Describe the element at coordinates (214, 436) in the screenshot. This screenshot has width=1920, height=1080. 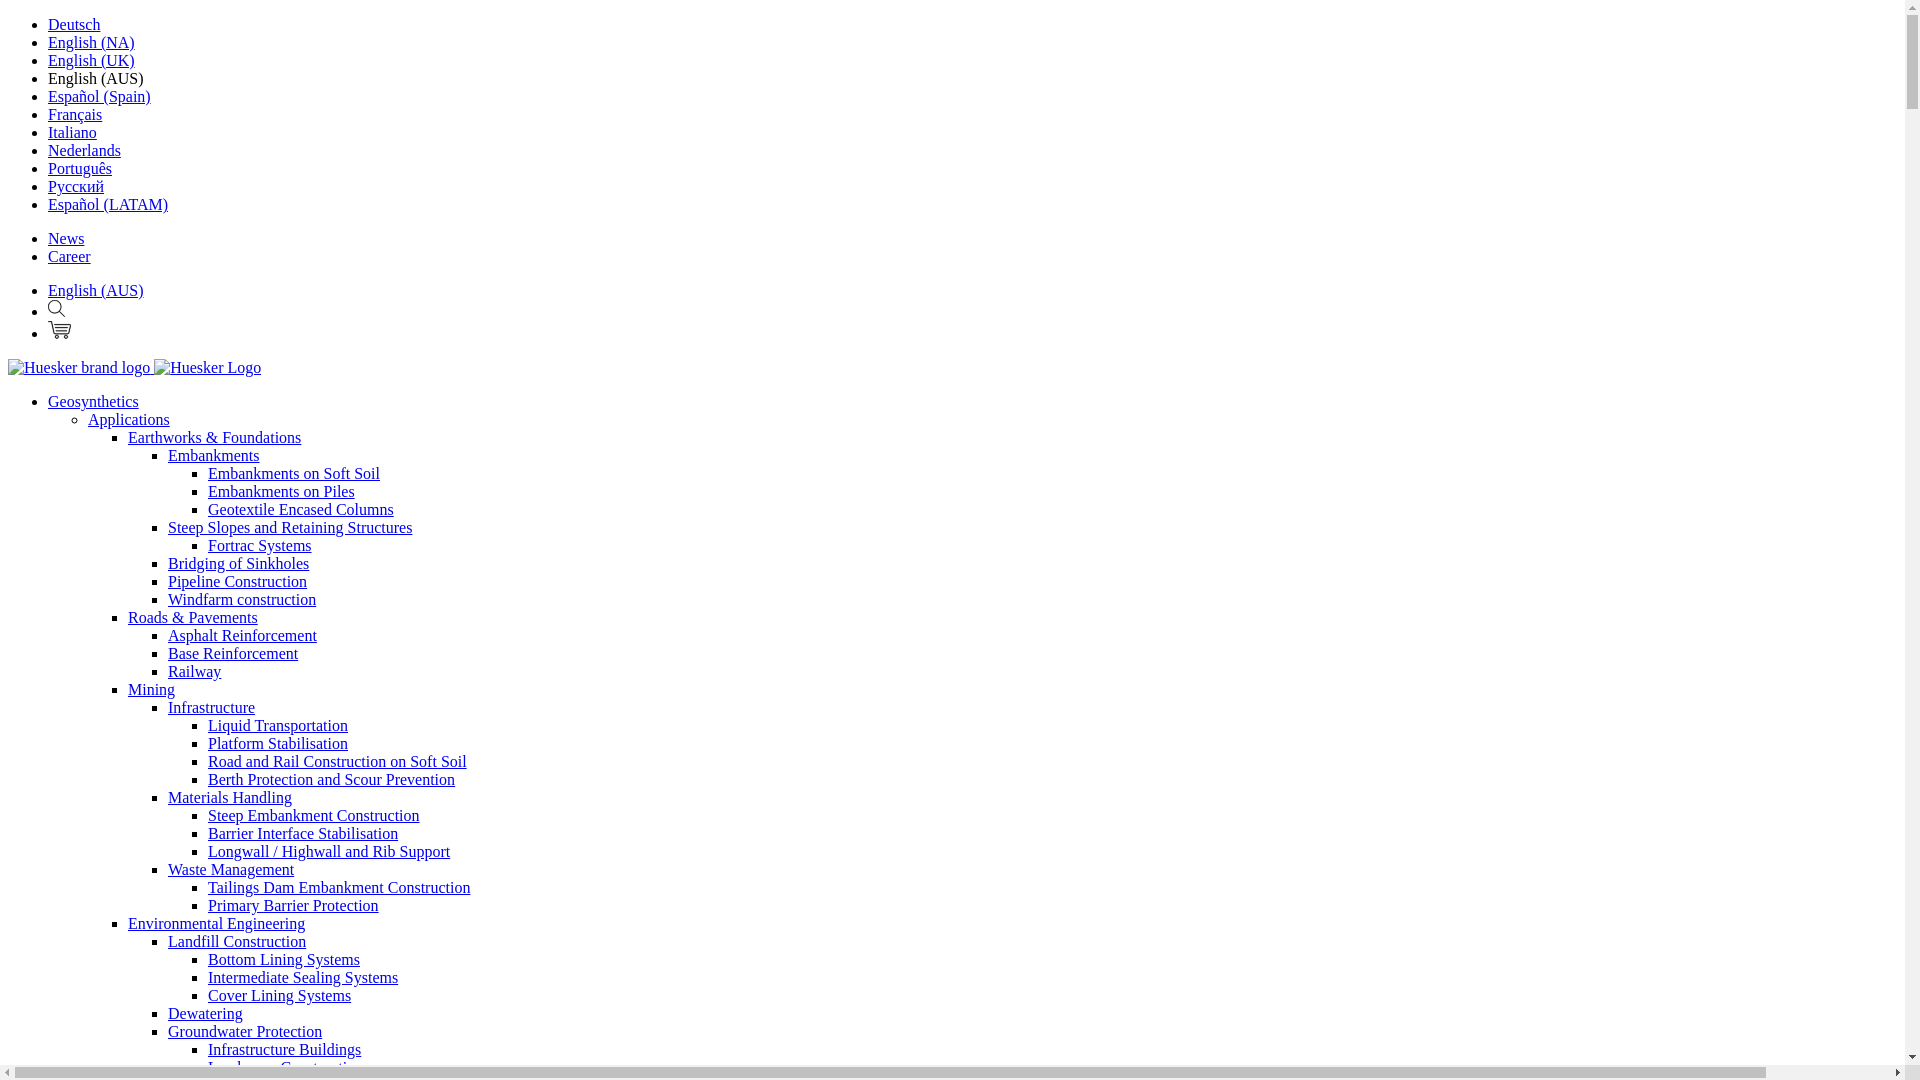
I see `'Earthworks & Foundations'` at that location.